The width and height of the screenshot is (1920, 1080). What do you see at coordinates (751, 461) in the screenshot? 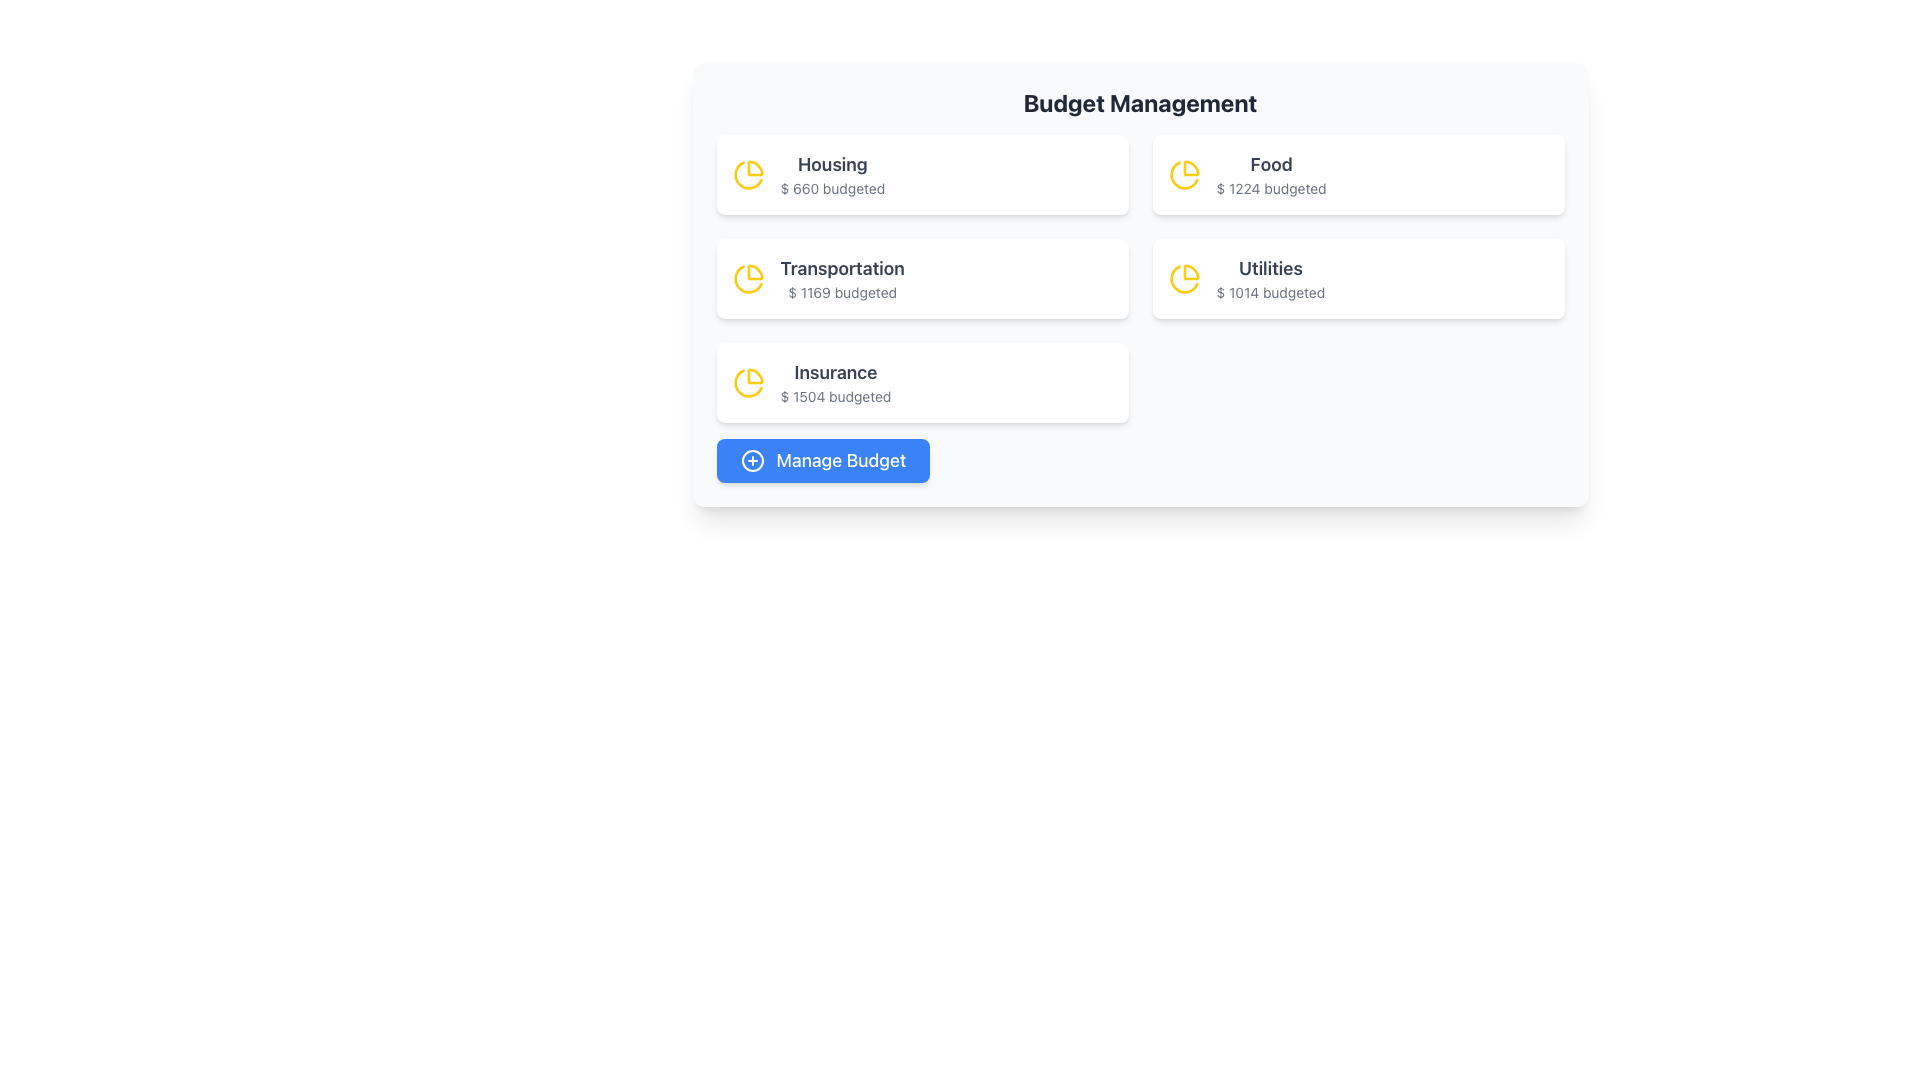
I see `the icon` at bounding box center [751, 461].